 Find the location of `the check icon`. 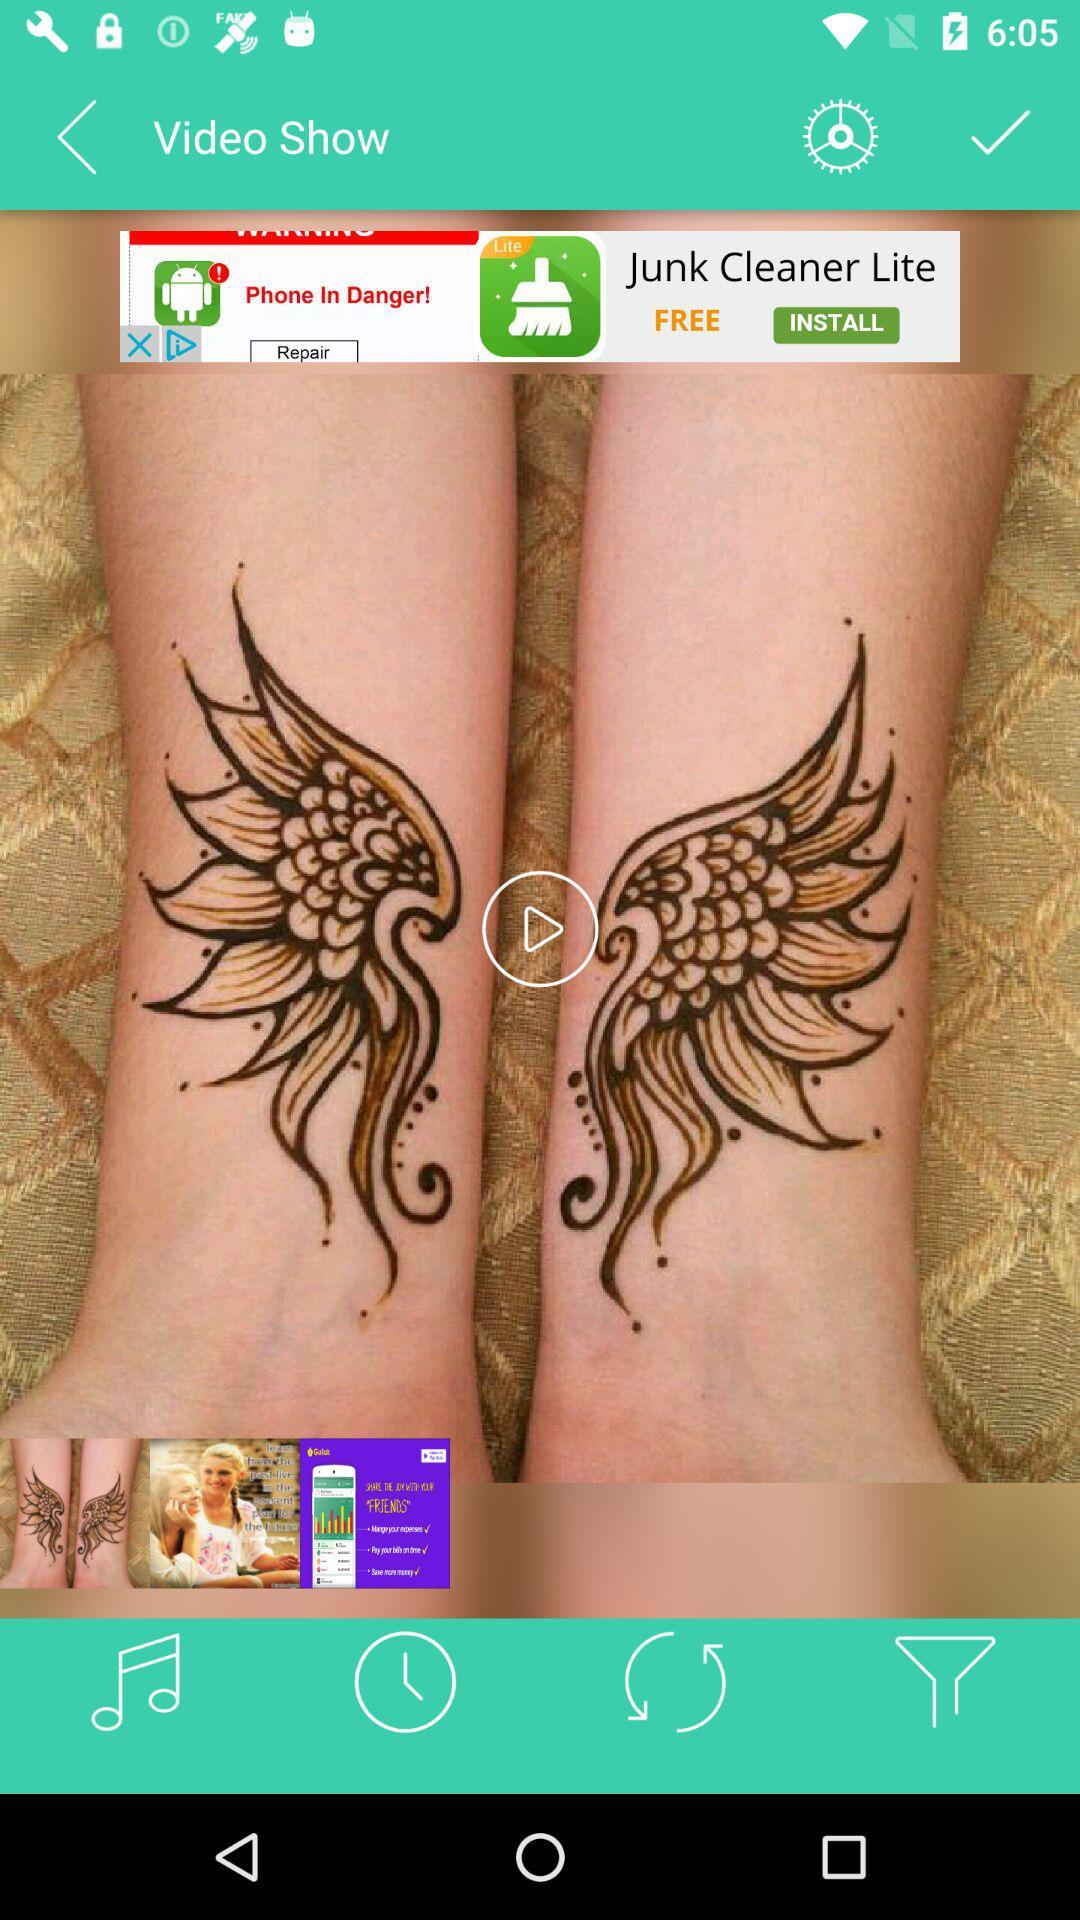

the check icon is located at coordinates (1001, 135).